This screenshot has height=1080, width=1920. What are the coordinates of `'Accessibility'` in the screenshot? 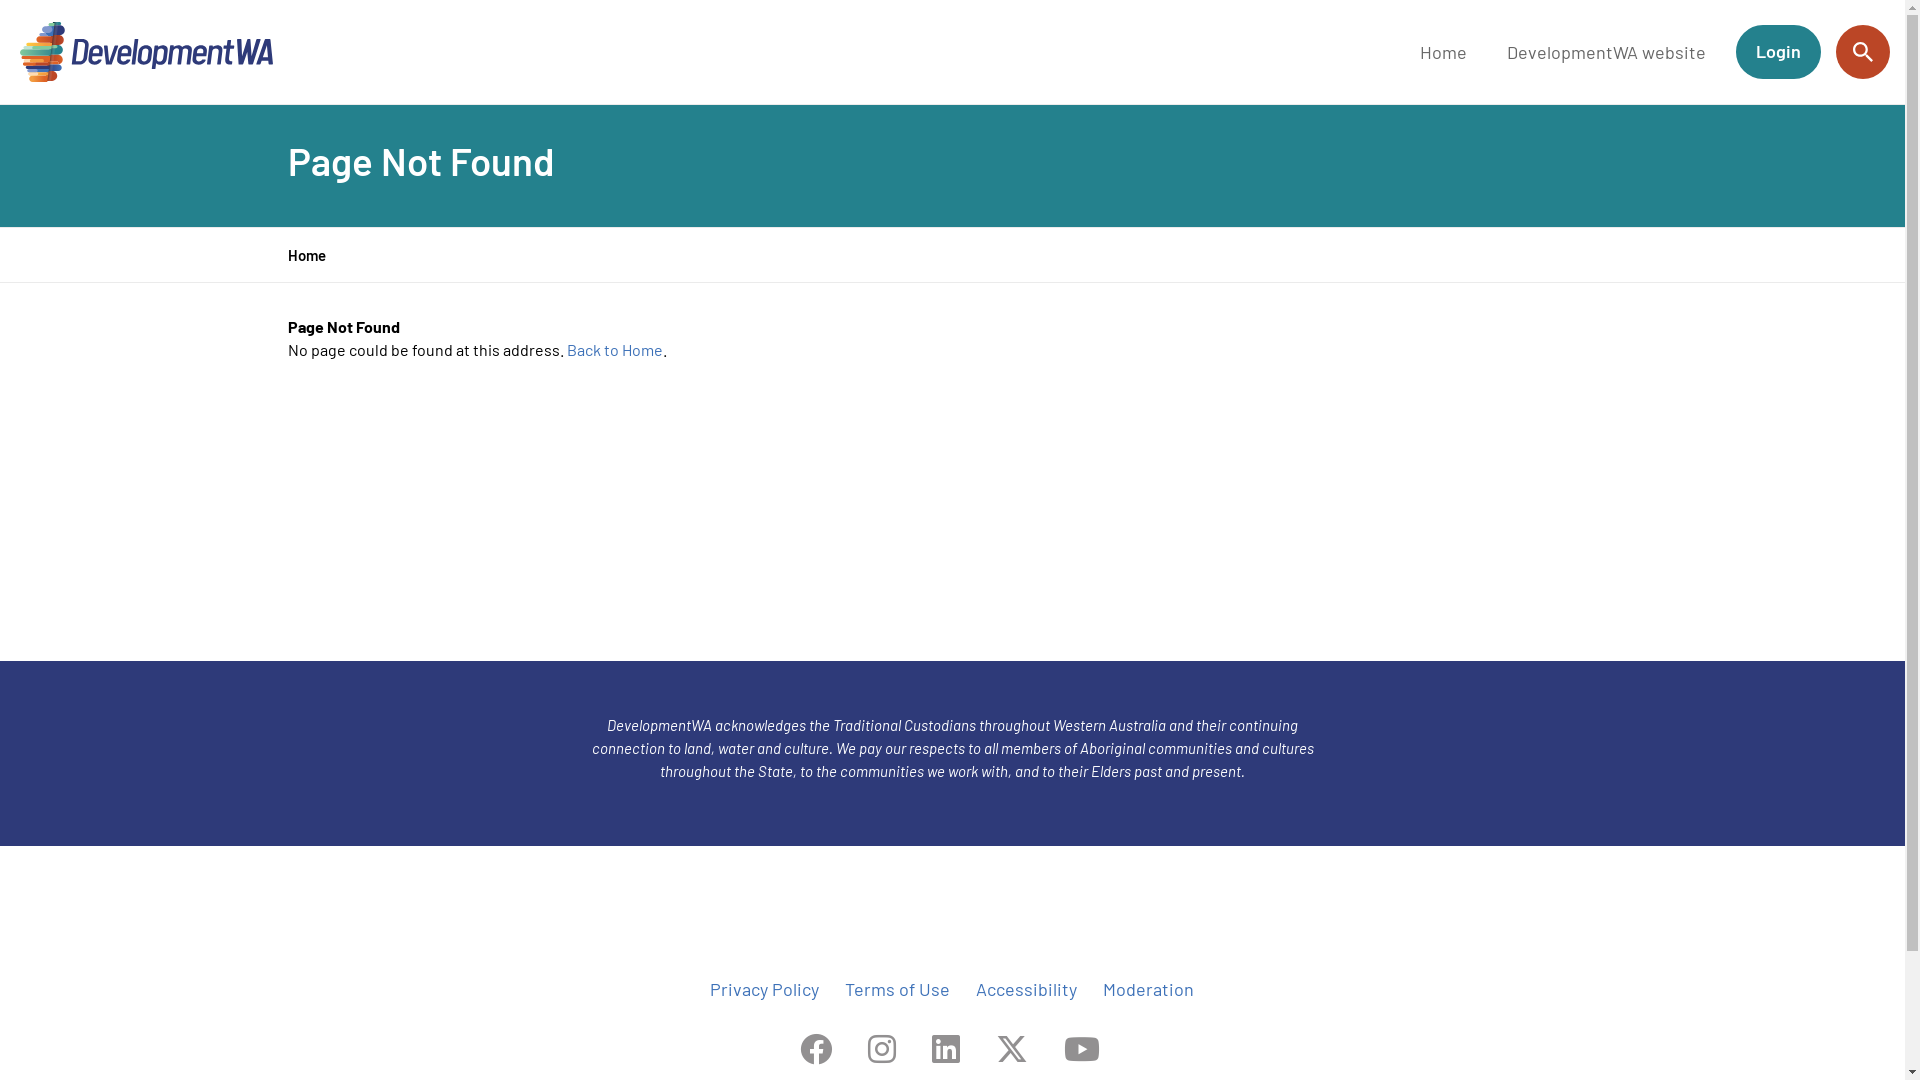 It's located at (1026, 988).